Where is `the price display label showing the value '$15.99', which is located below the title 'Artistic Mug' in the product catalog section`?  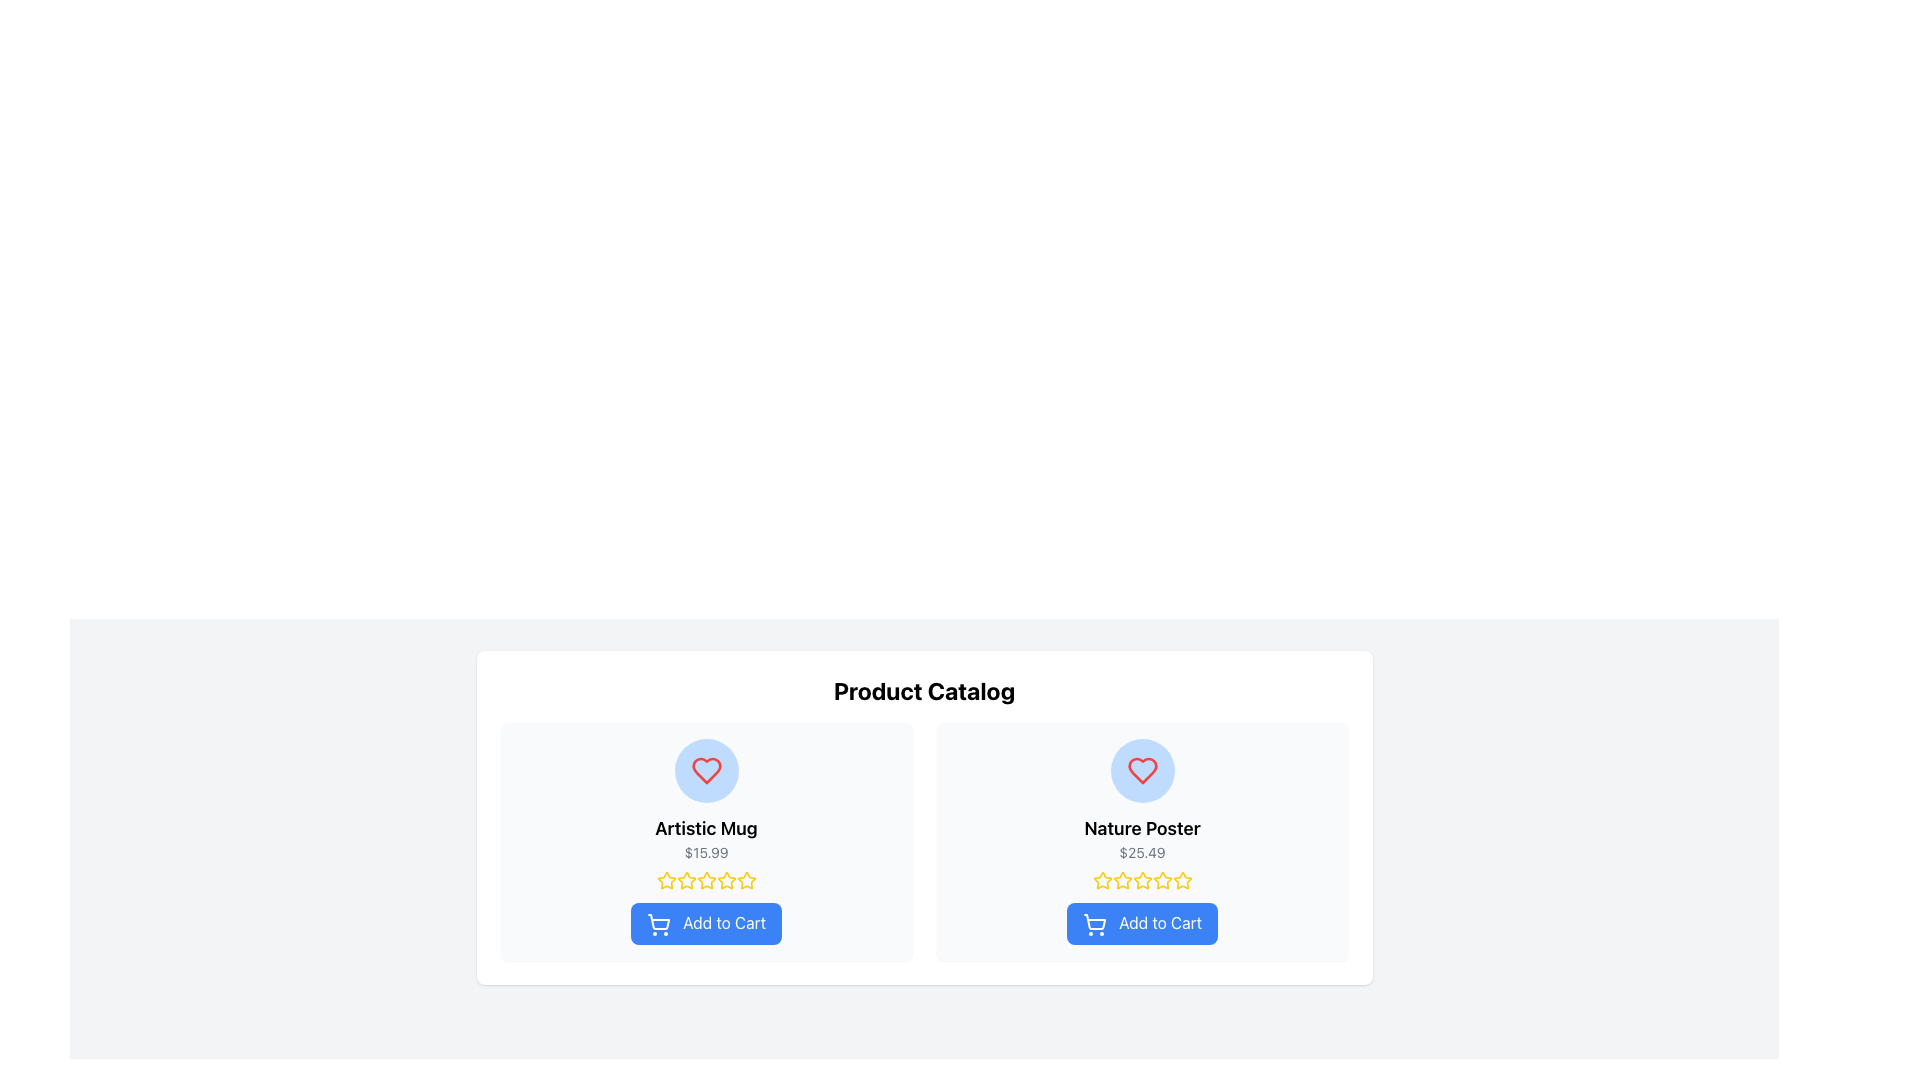 the price display label showing the value '$15.99', which is located below the title 'Artistic Mug' in the product catalog section is located at coordinates (706, 852).